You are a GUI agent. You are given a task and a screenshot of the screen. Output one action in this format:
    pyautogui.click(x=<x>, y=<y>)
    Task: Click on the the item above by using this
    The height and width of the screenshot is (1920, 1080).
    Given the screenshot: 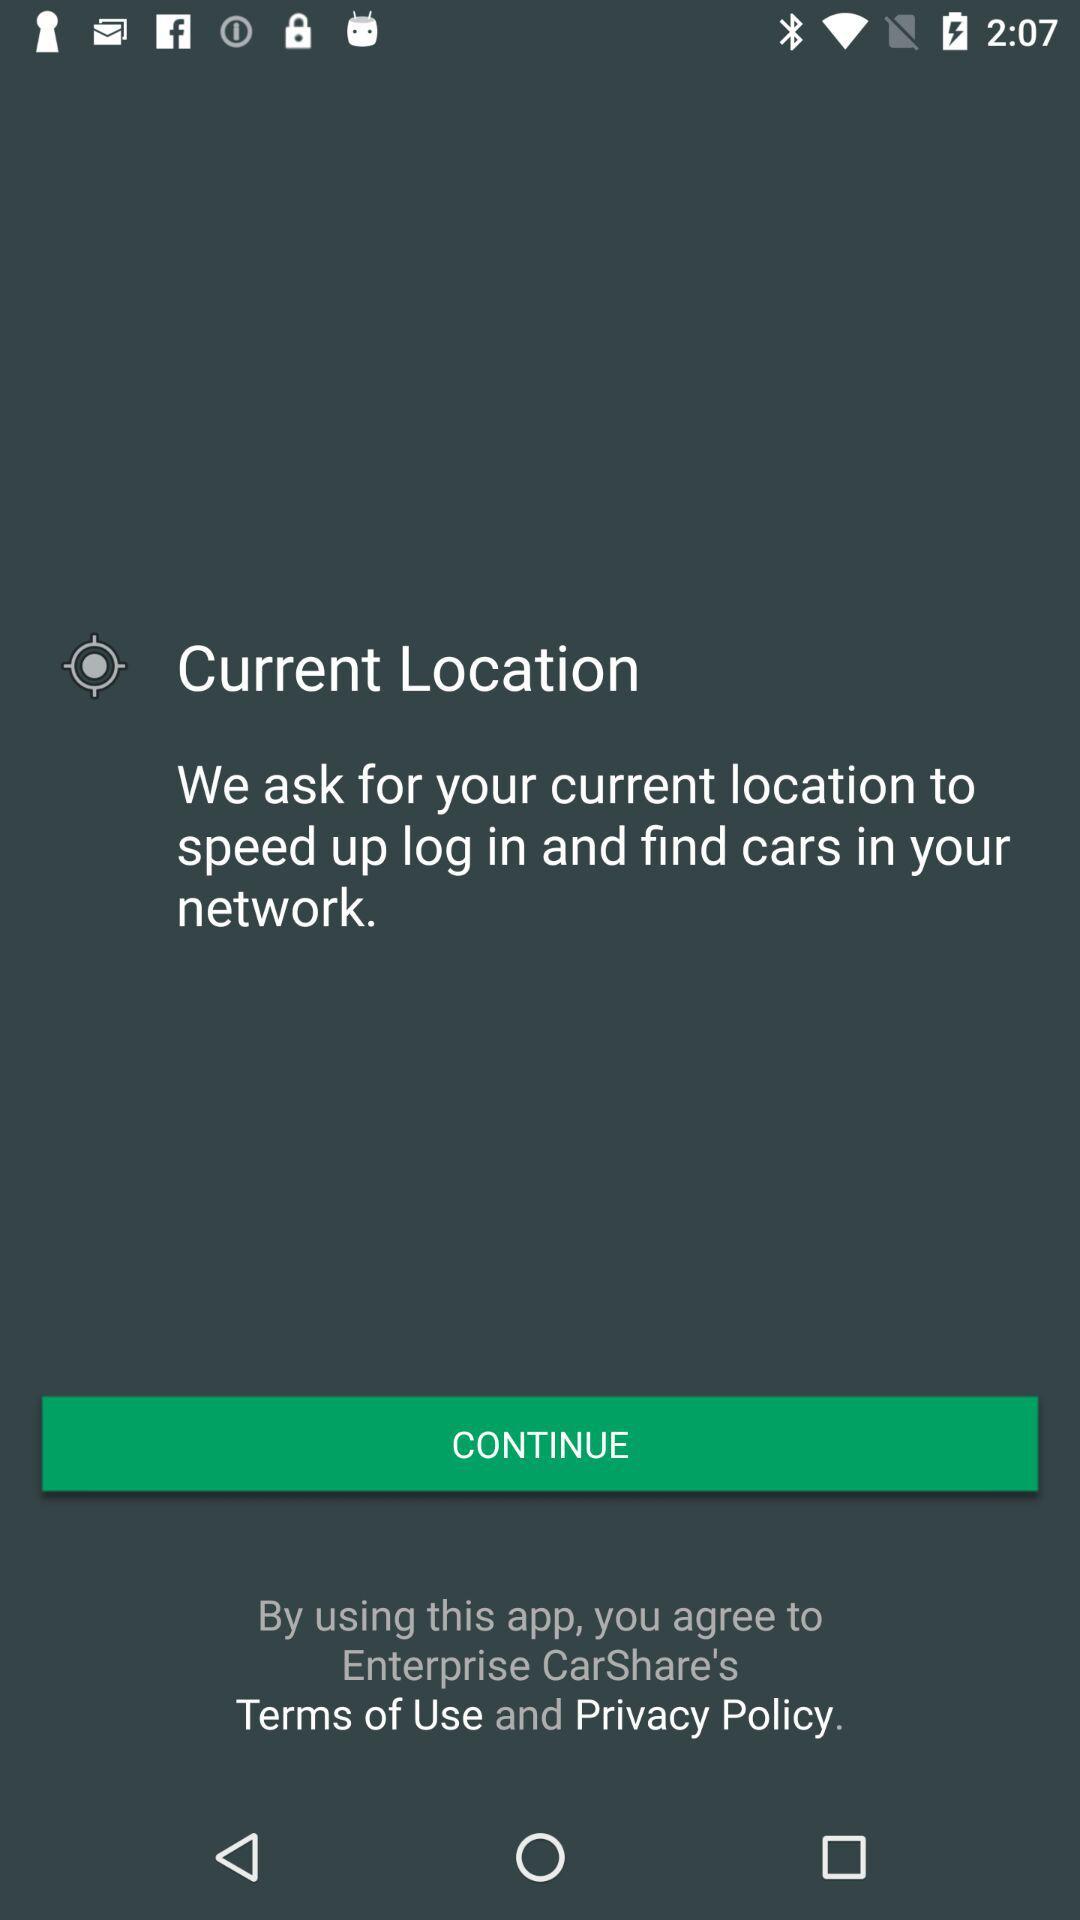 What is the action you would take?
    pyautogui.click(x=540, y=1443)
    